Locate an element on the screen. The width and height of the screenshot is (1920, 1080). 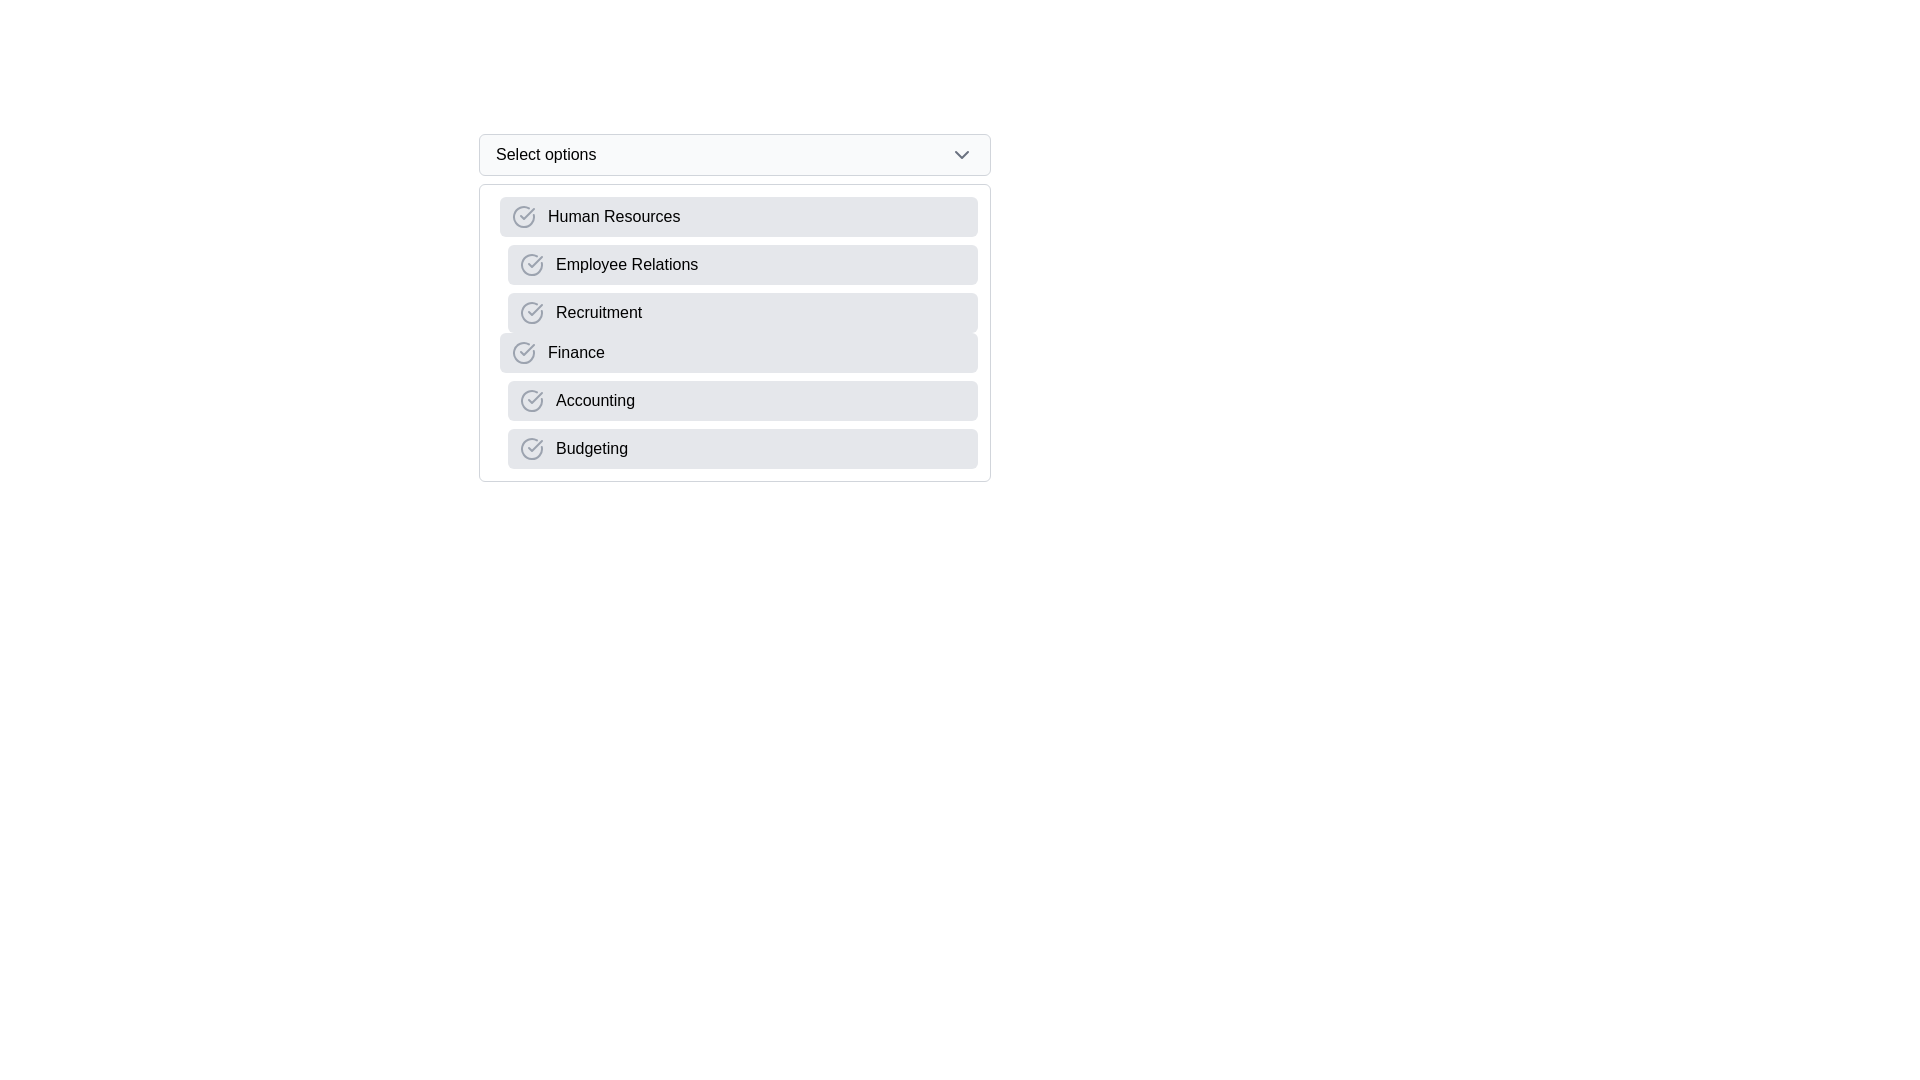
the 'Accounting' option in the finance-related topics list, which is the second item below 'Finance' and above 'Budgeting' is located at coordinates (738, 401).